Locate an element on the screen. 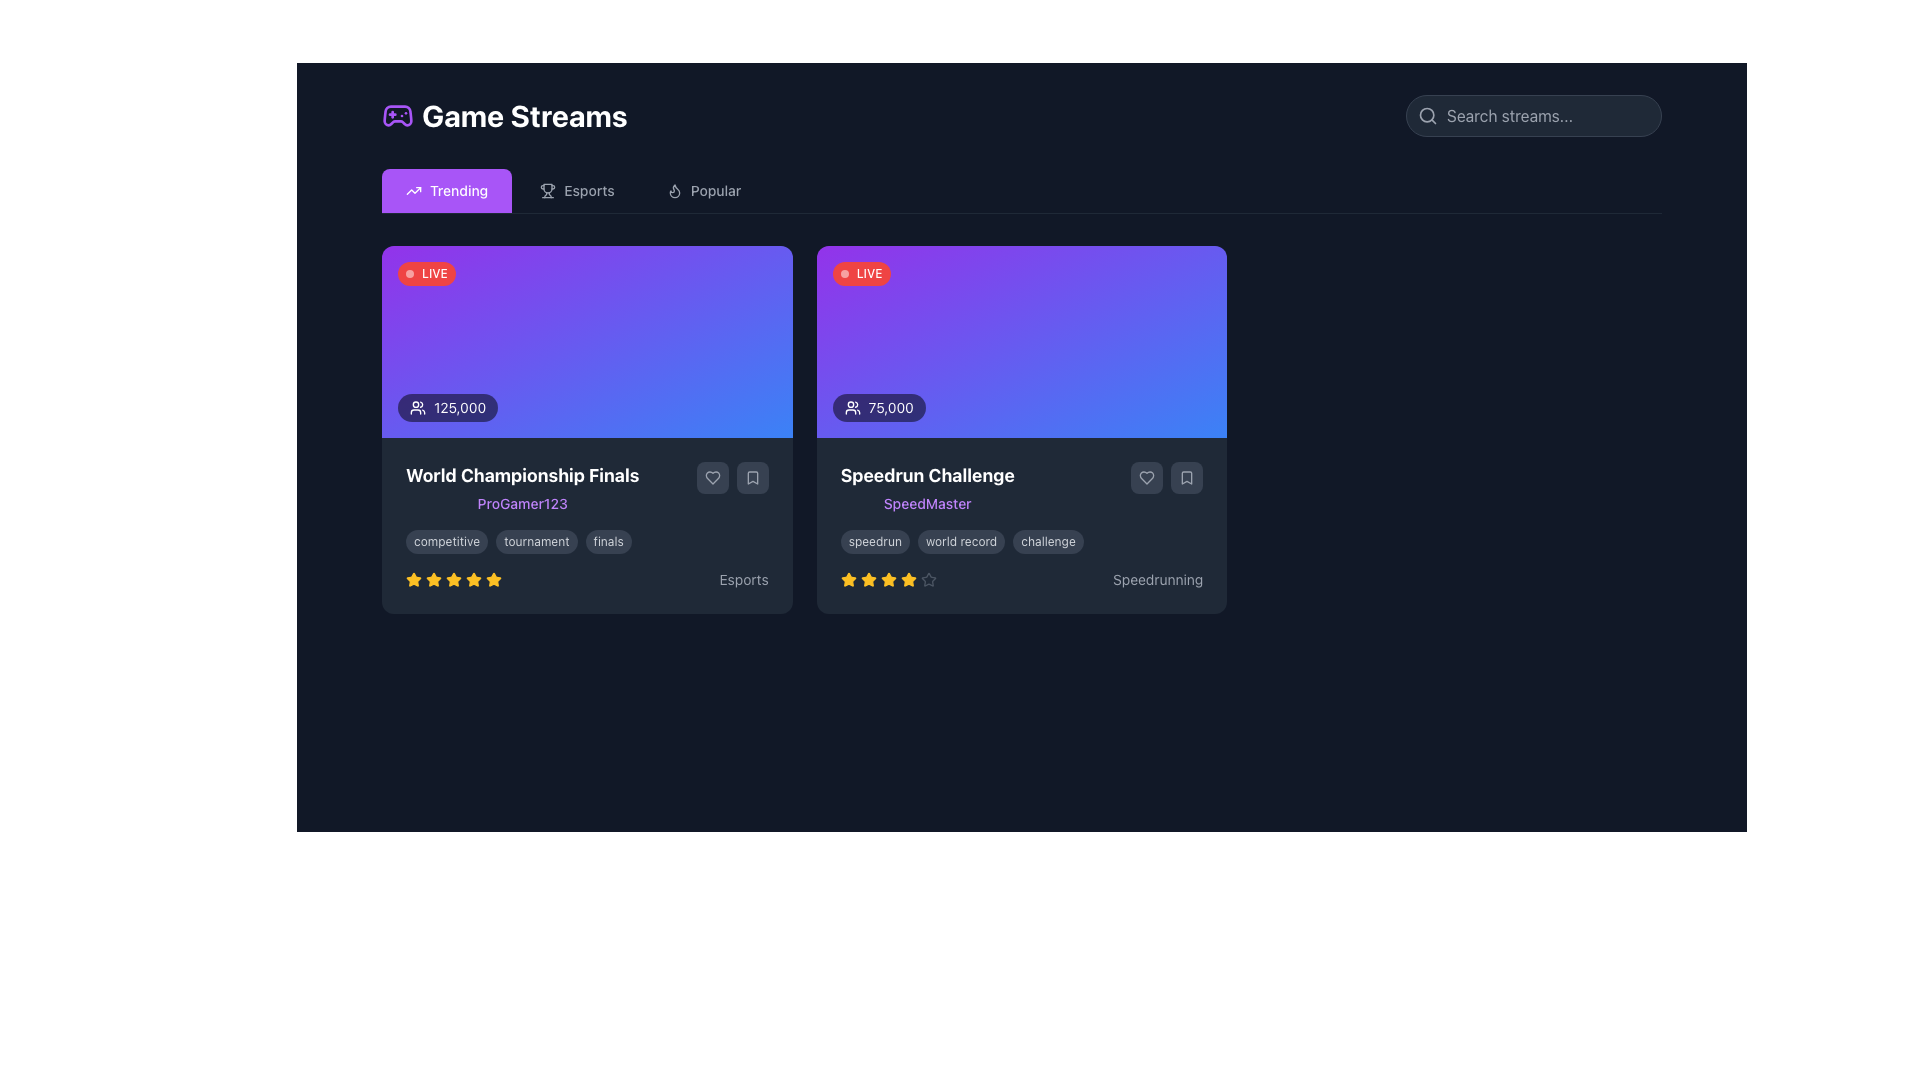 The width and height of the screenshot is (1920, 1080). the text of the tag group containing 'speedrun', 'world record', and 'challenge' located at the bottom-middle part of the 'Speedrun Challenge' card by 'SpeedMaster' is located at coordinates (1022, 542).